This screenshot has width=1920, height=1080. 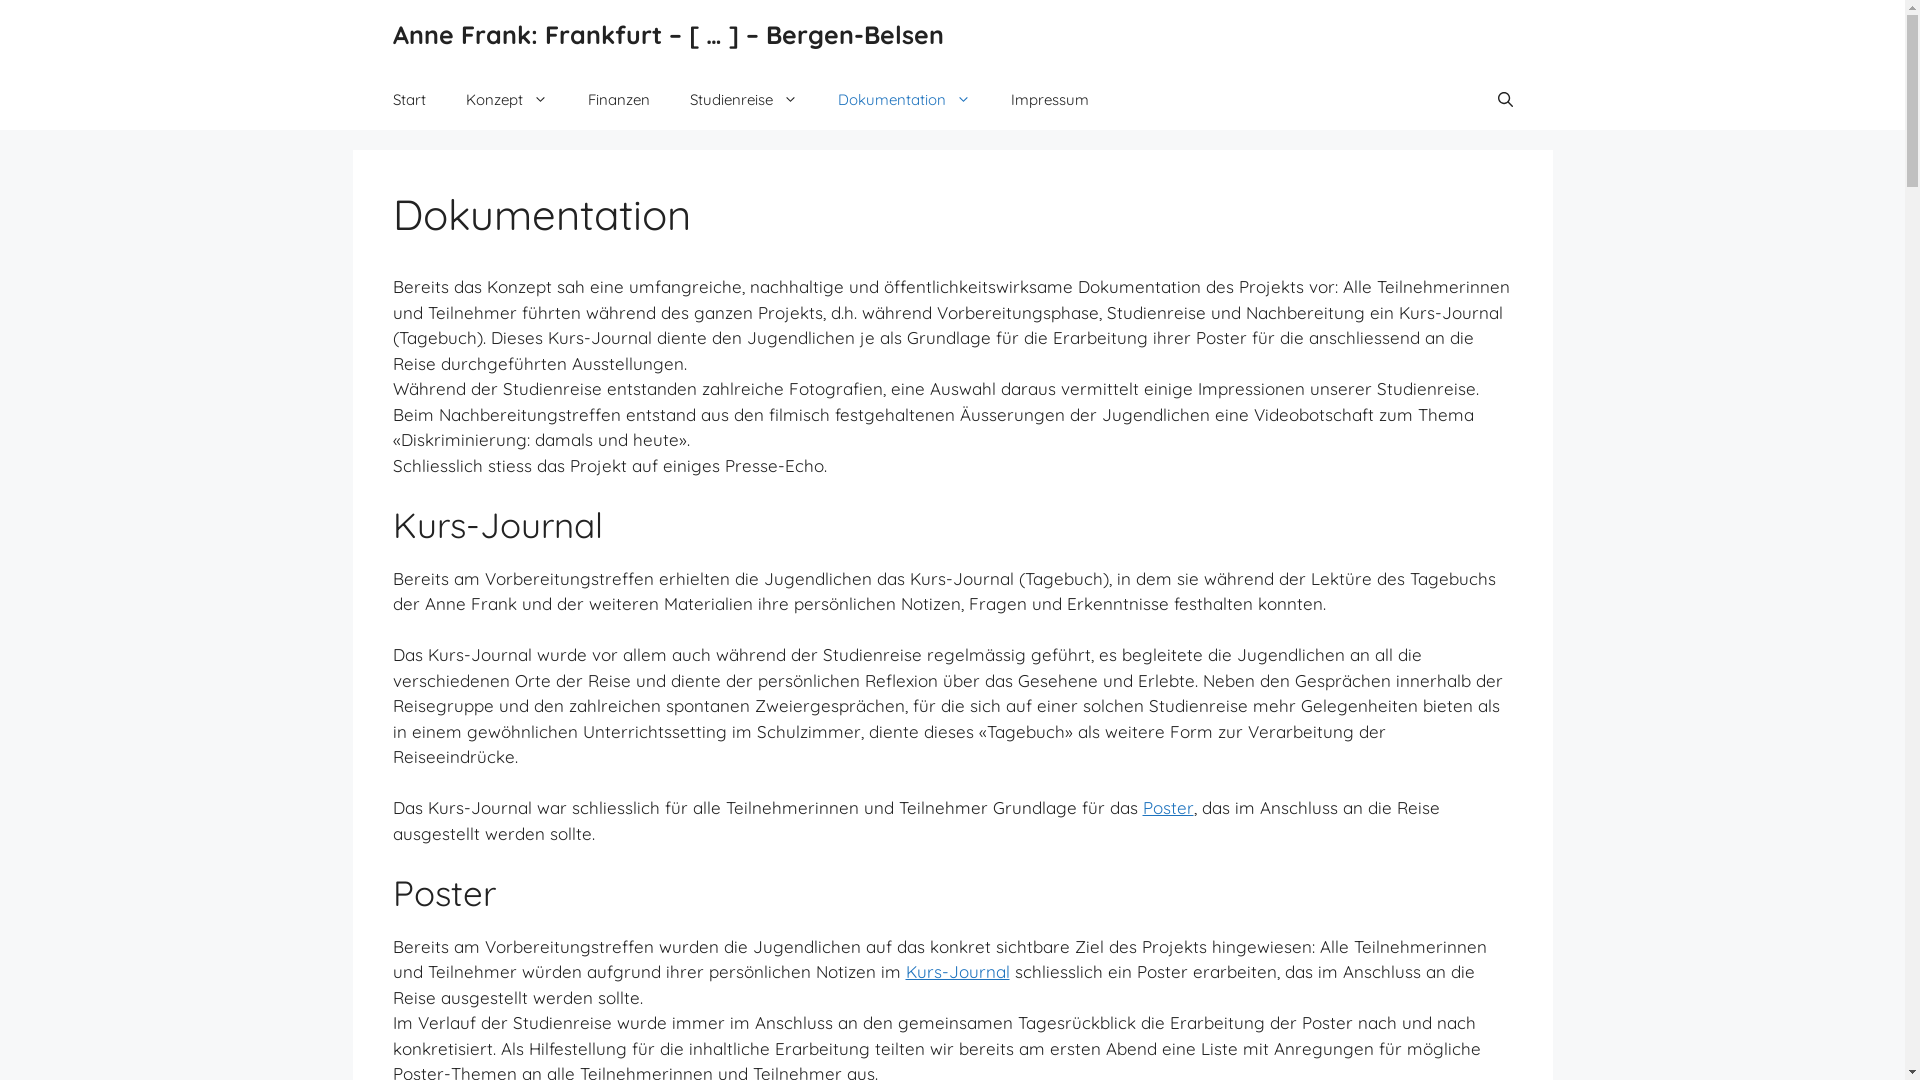 What do you see at coordinates (1167, 806) in the screenshot?
I see `'Poster'` at bounding box center [1167, 806].